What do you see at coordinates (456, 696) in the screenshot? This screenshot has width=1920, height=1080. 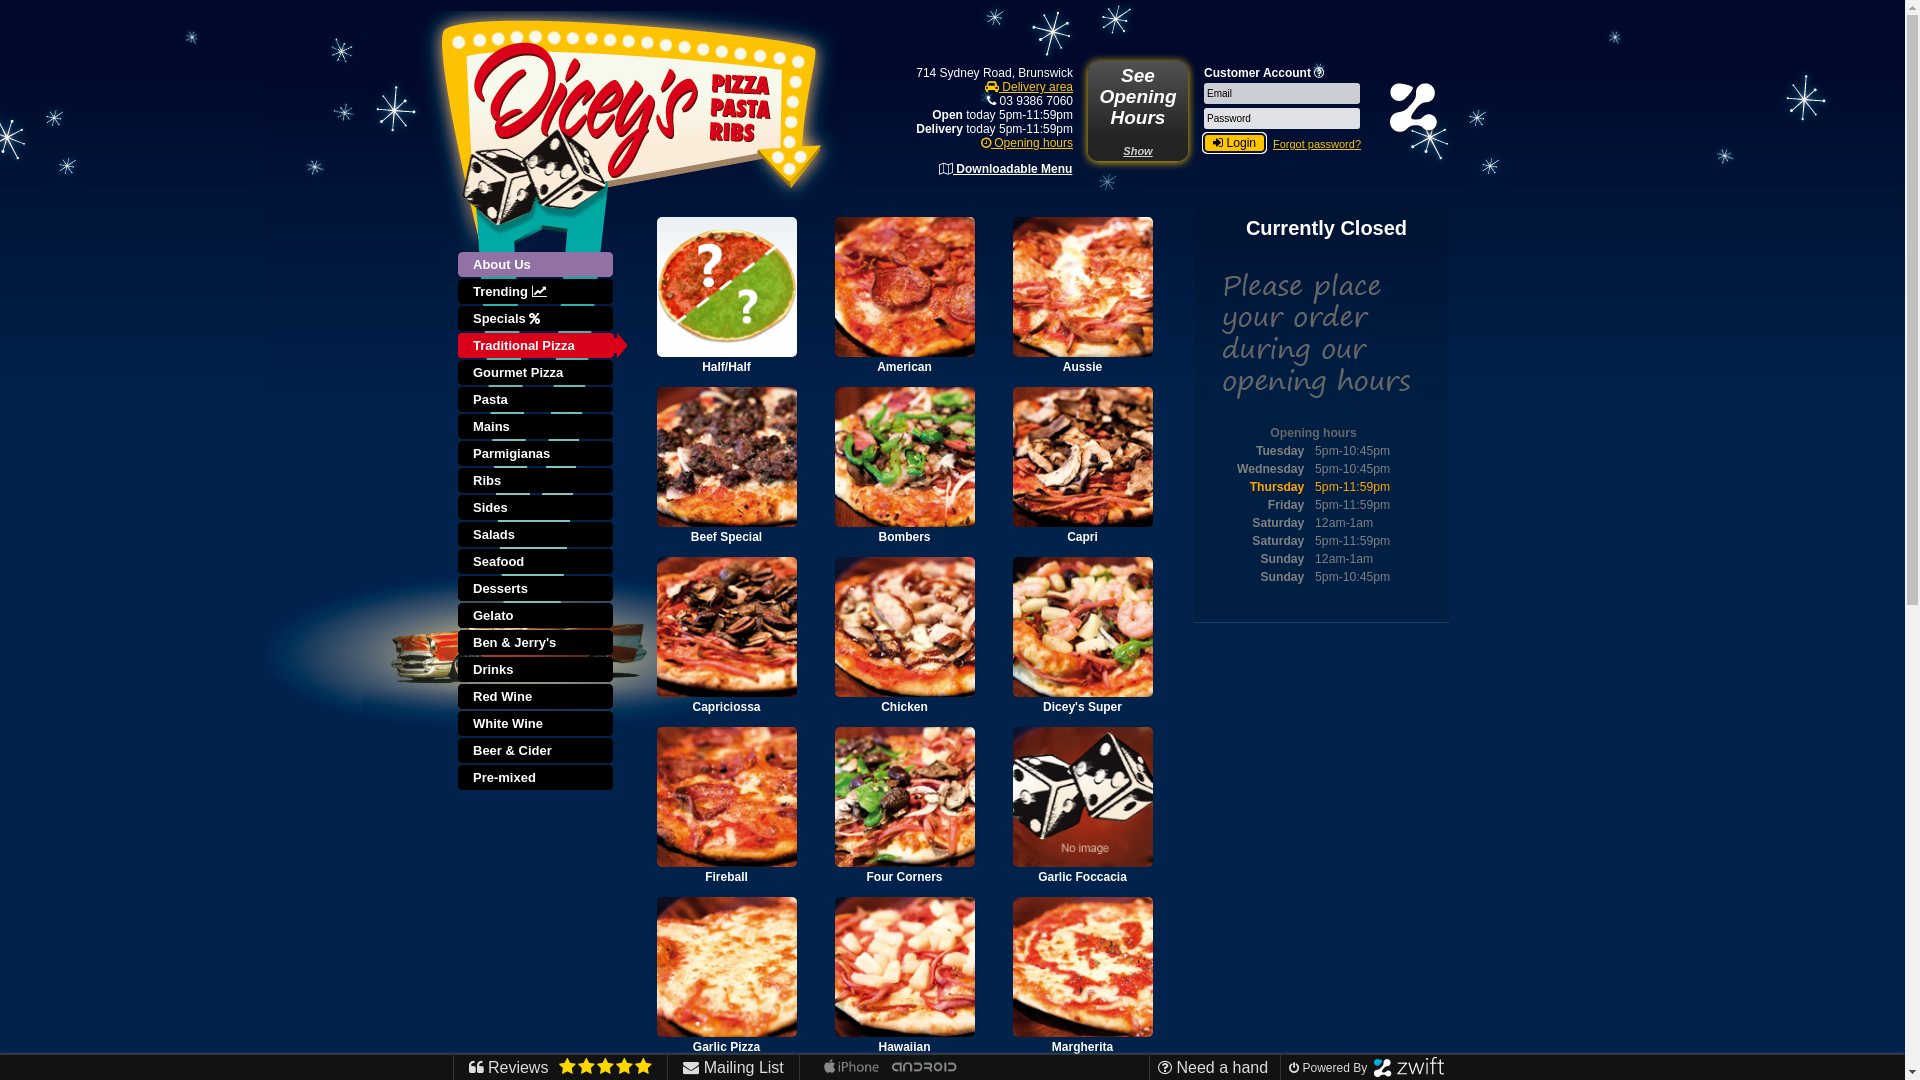 I see `'Red Wine'` at bounding box center [456, 696].